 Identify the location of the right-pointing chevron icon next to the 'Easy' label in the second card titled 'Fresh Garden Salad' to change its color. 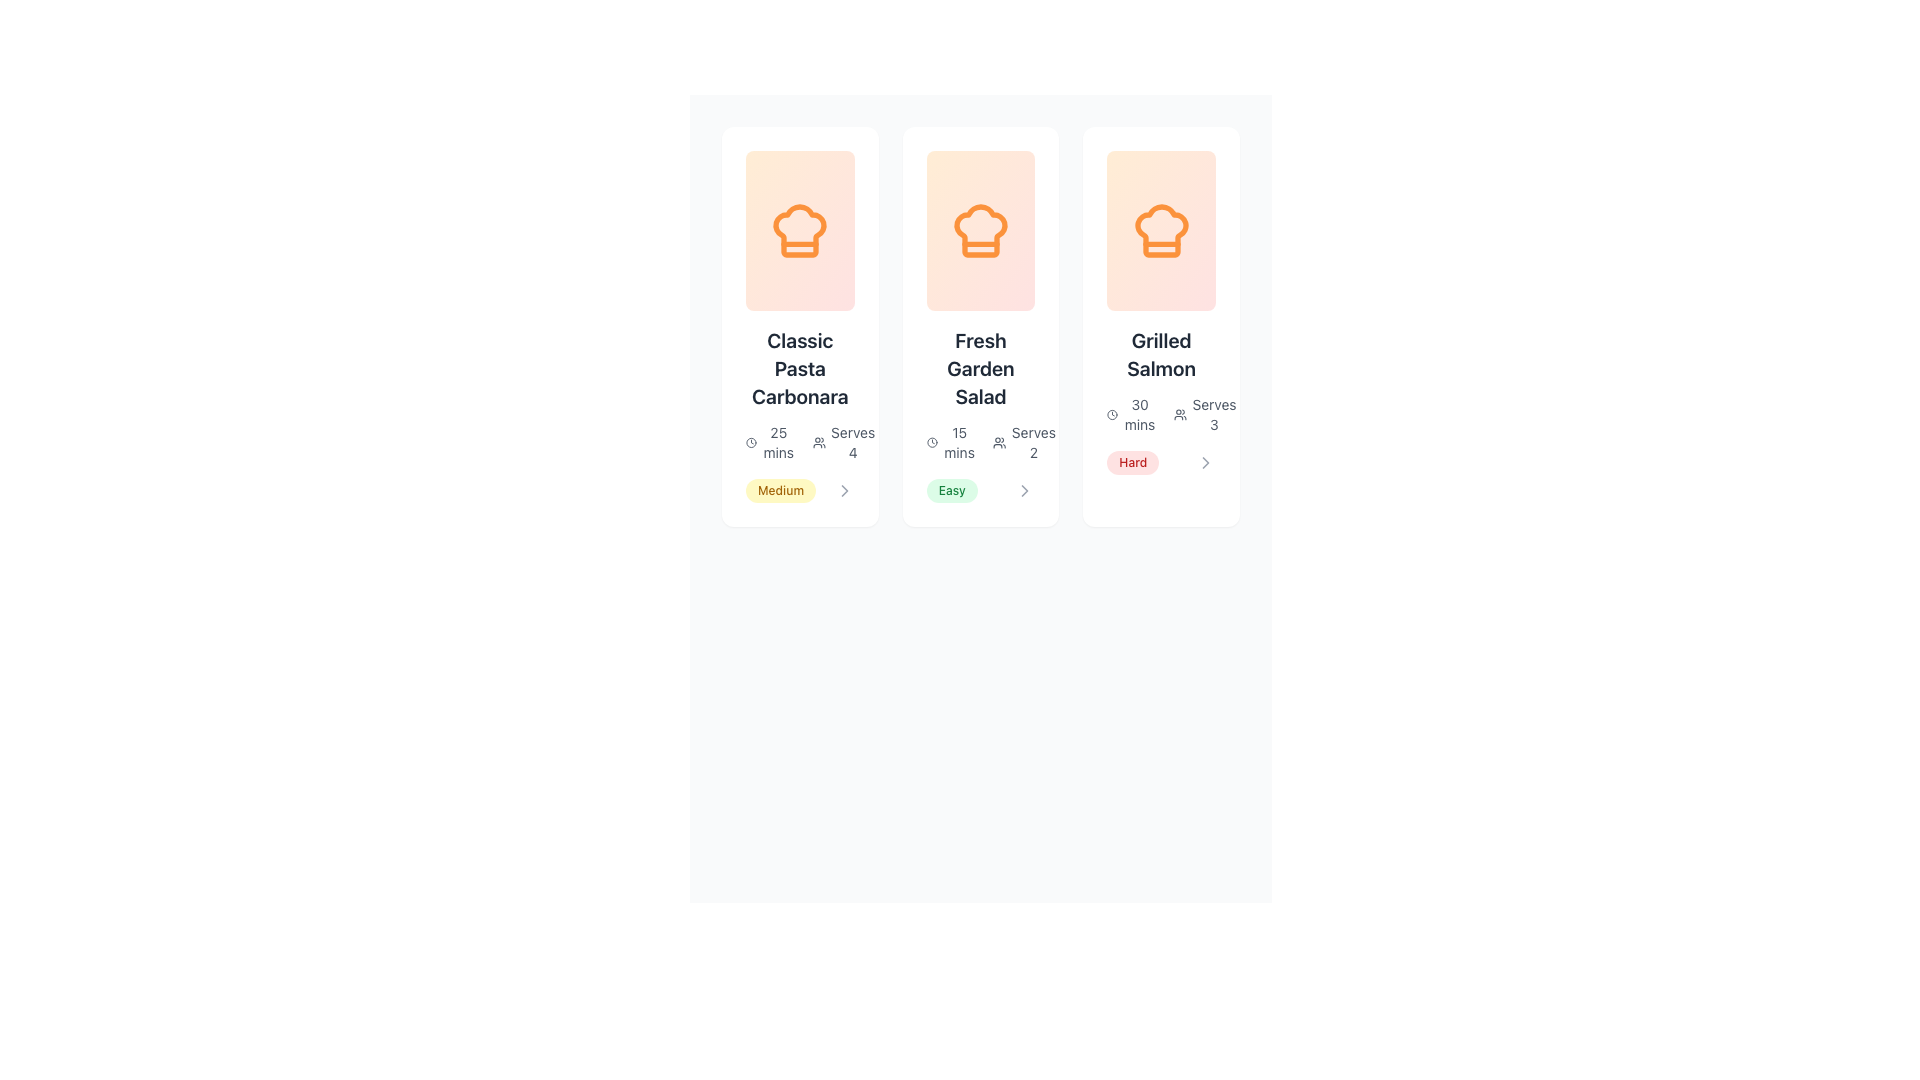
(1025, 490).